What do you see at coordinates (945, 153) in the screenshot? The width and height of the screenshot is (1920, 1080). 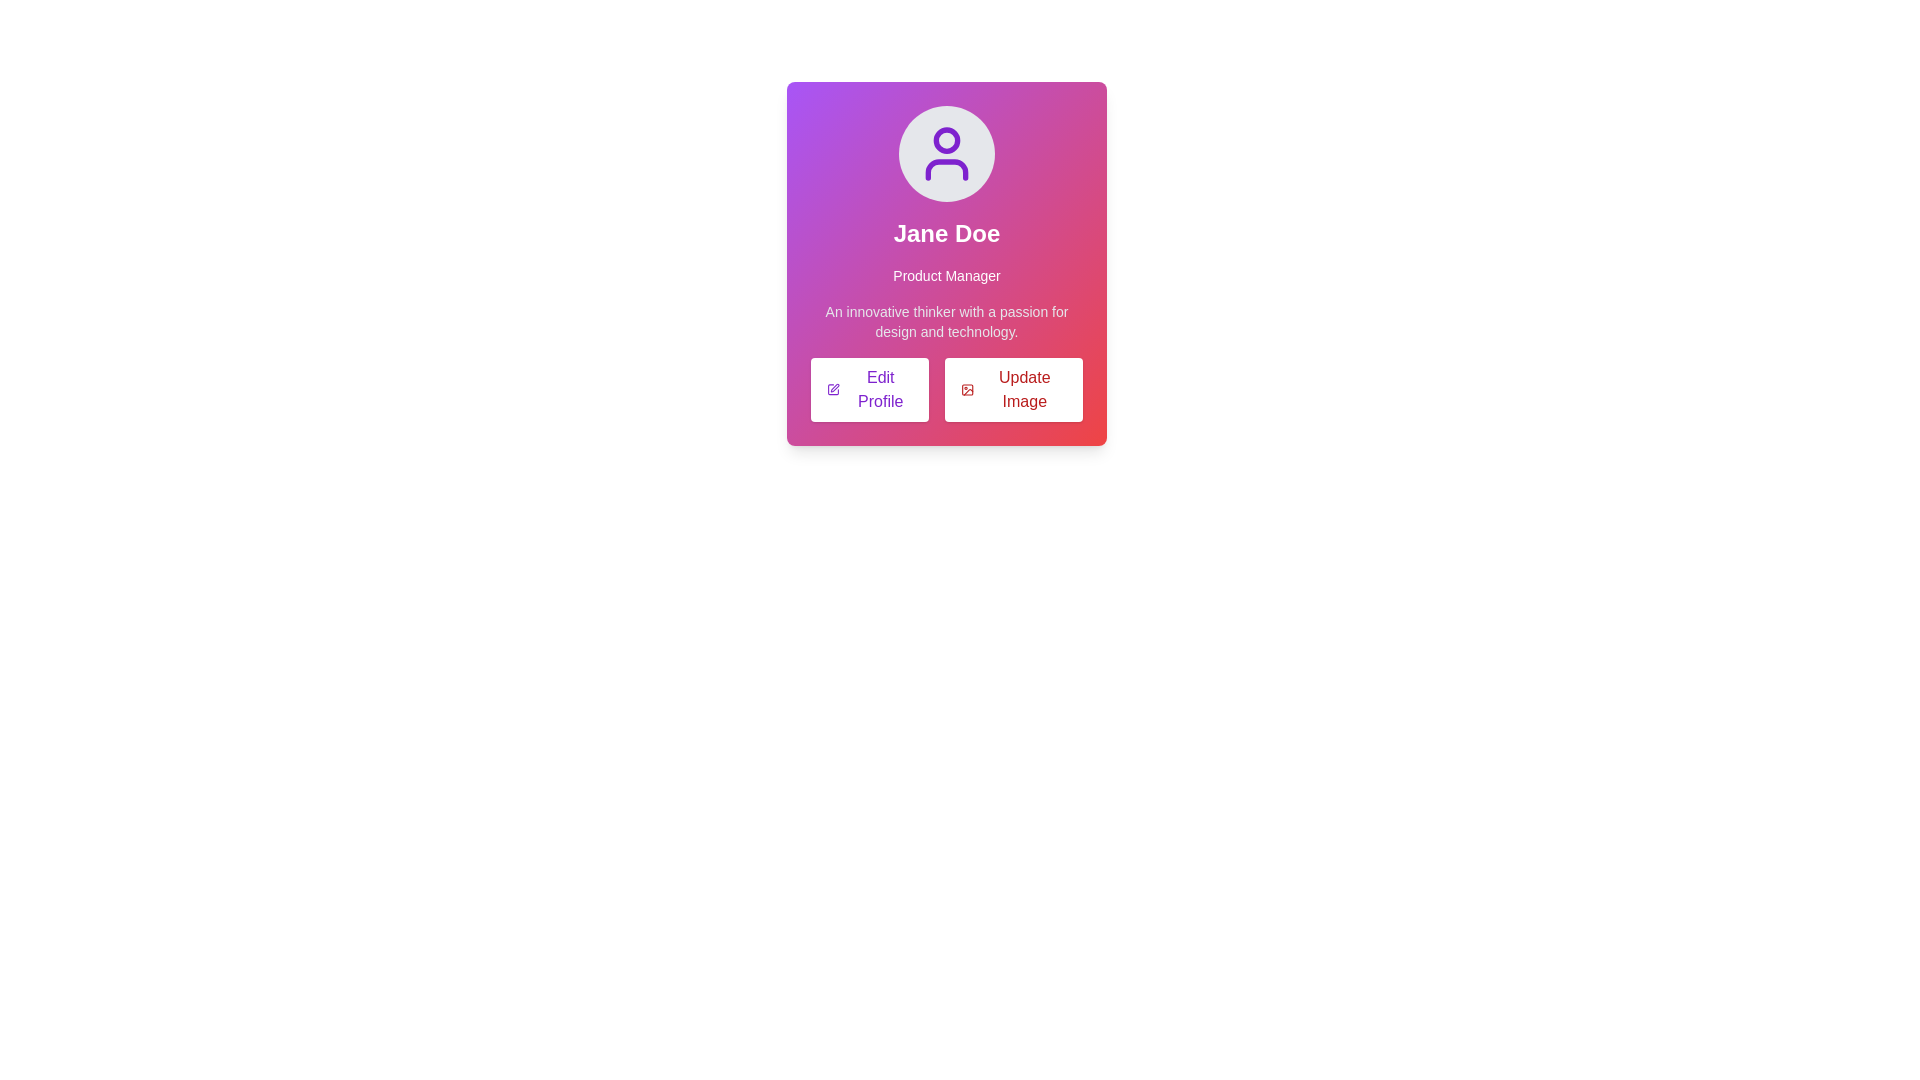 I see `the profile icon representing the user 'Jane Doe', which is located at the top center of the profile card` at bounding box center [945, 153].